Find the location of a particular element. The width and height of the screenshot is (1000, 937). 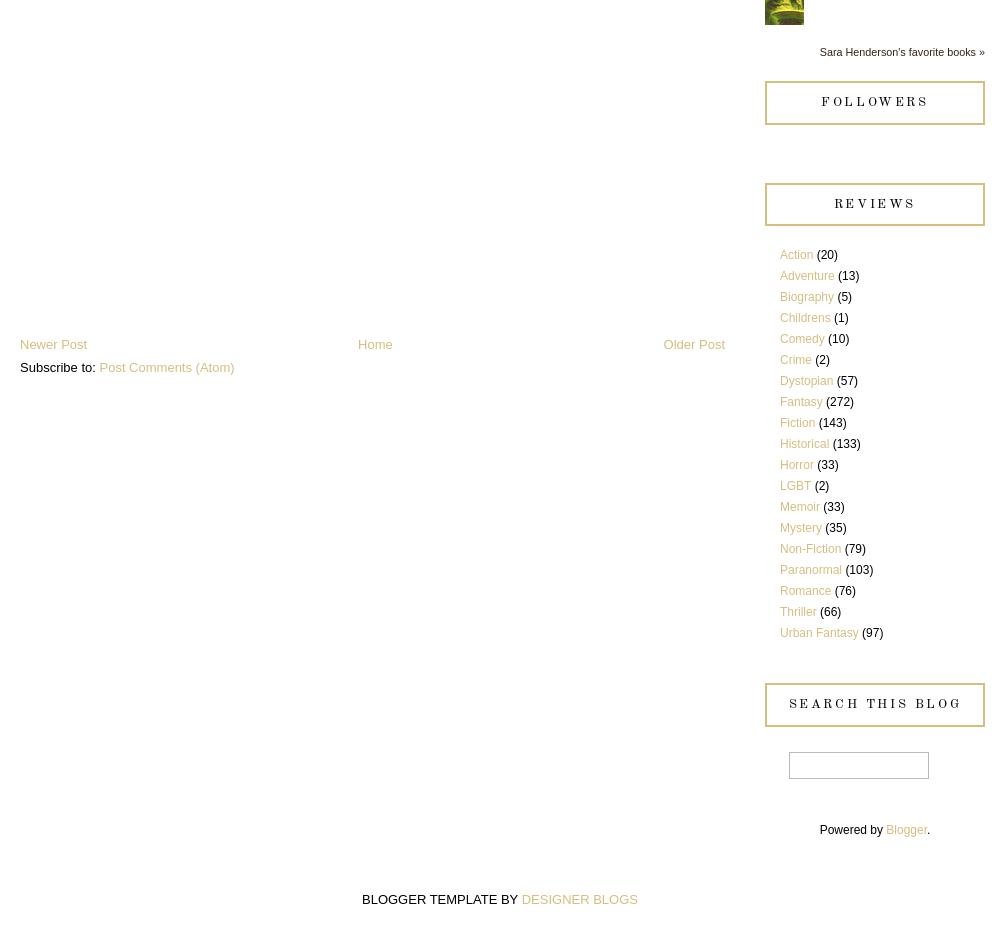

'(10)' is located at coordinates (837, 339).